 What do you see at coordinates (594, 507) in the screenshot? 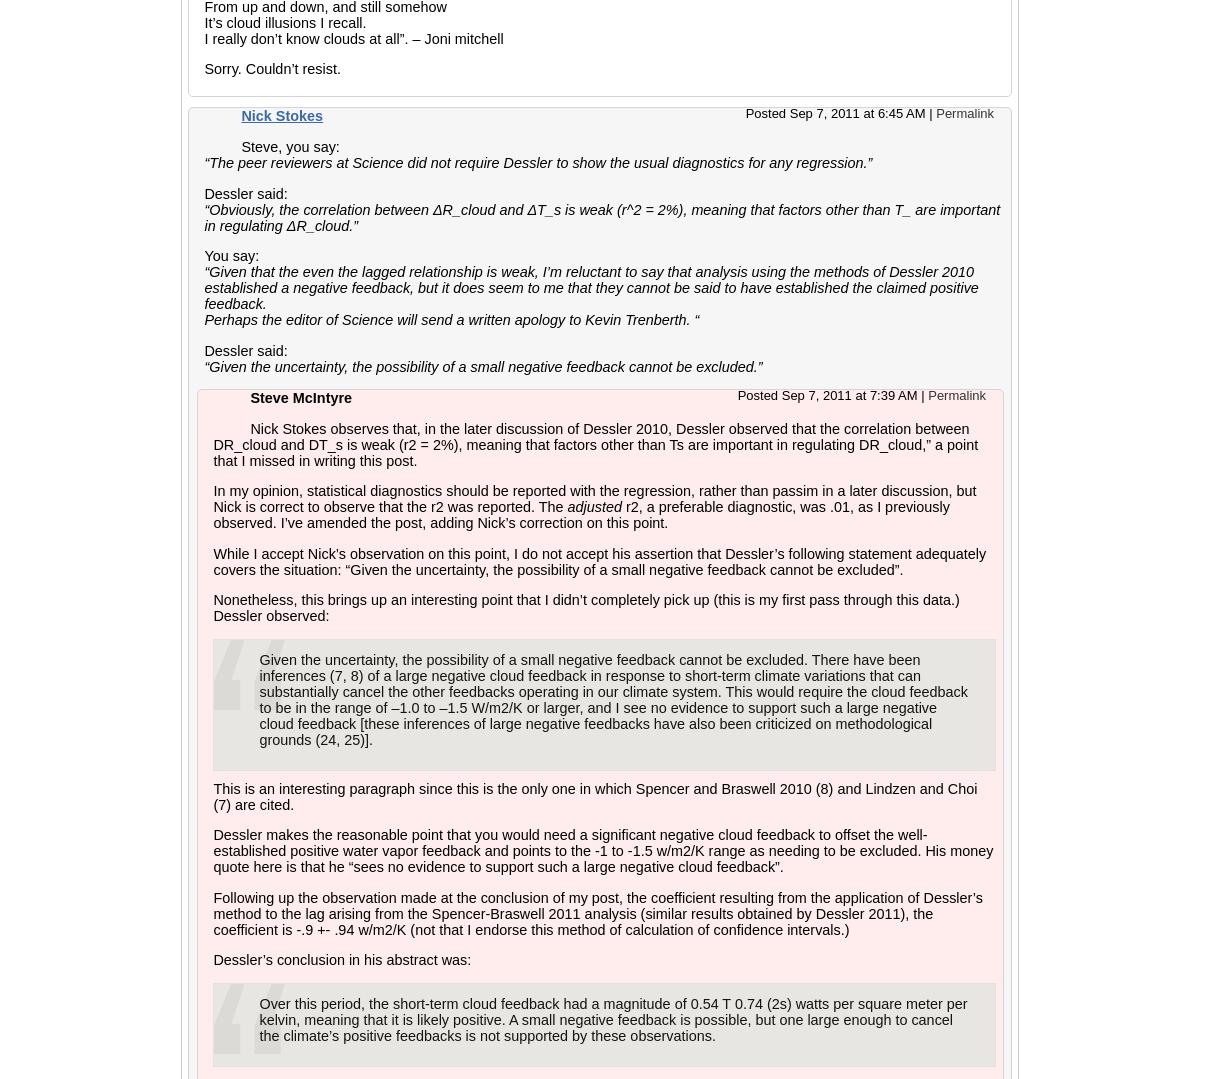
I see `'adjusted'` at bounding box center [594, 507].